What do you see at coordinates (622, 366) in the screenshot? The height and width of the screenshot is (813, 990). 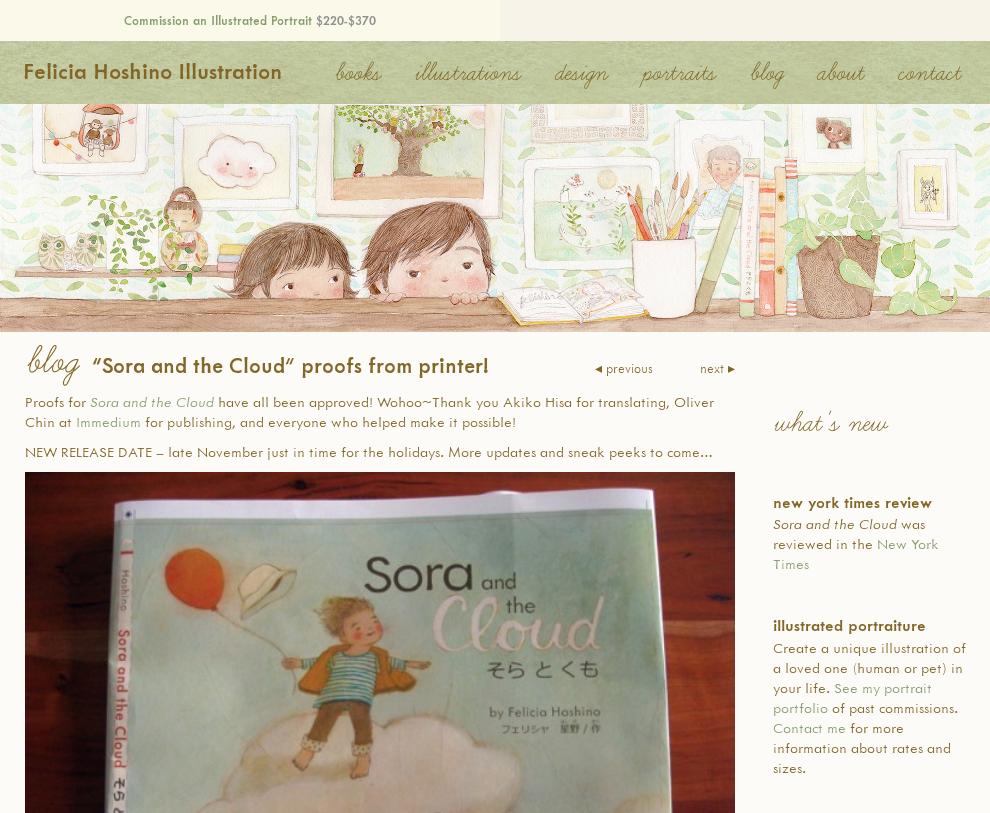 I see `'◂ previous'` at bounding box center [622, 366].